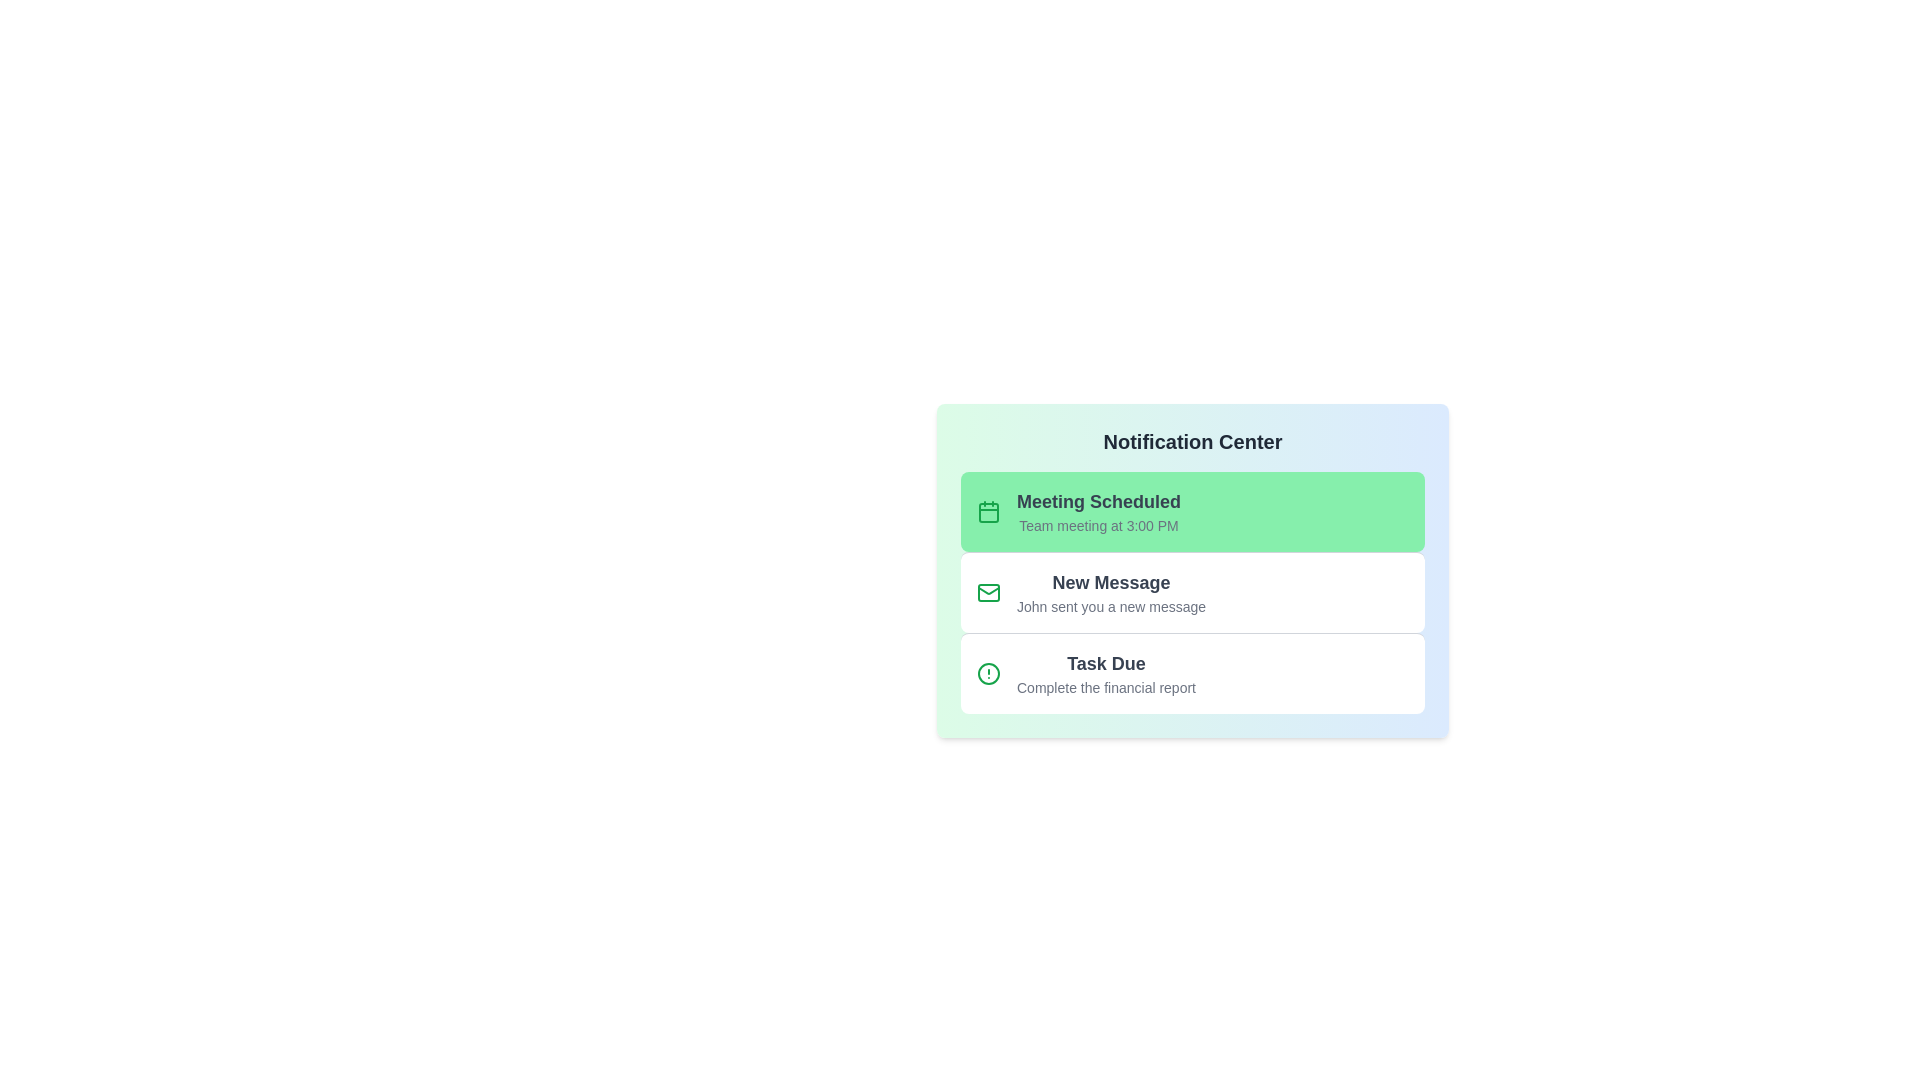 The height and width of the screenshot is (1080, 1920). What do you see at coordinates (1193, 672) in the screenshot?
I see `the notification item Task Due to observe its hover effect` at bounding box center [1193, 672].